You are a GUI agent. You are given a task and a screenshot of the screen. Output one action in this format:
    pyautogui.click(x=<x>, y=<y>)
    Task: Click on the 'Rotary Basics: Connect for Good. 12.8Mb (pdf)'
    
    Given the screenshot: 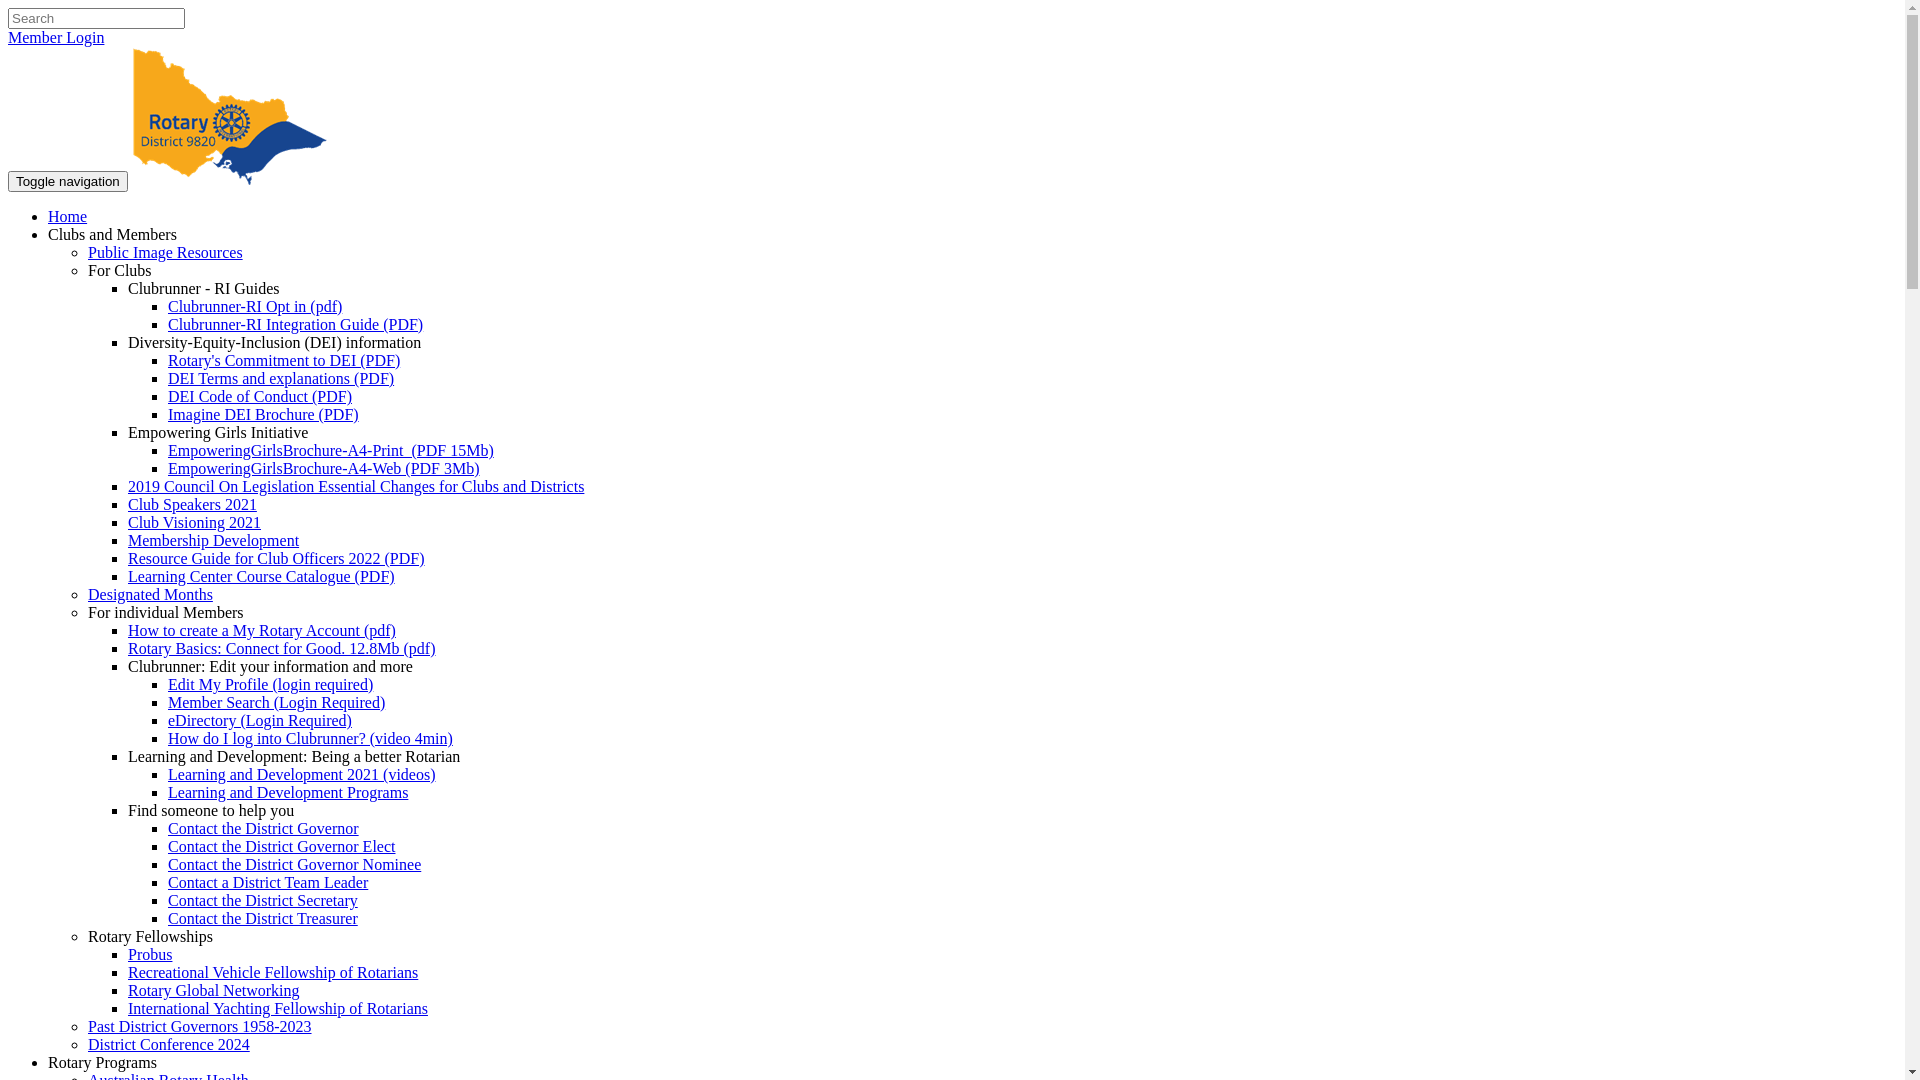 What is the action you would take?
    pyautogui.click(x=281, y=648)
    